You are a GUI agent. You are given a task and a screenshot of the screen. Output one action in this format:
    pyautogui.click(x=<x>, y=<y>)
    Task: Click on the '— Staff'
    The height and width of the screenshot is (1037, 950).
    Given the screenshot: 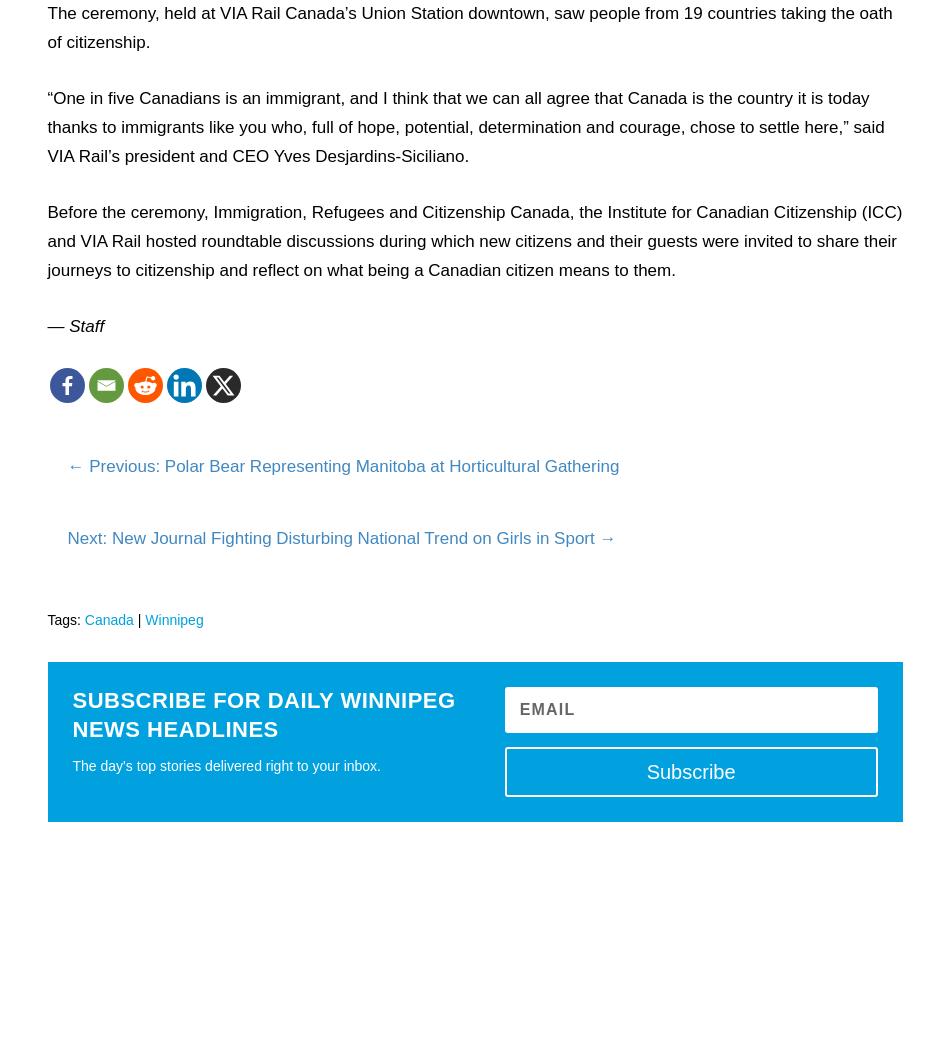 What is the action you would take?
    pyautogui.click(x=75, y=324)
    